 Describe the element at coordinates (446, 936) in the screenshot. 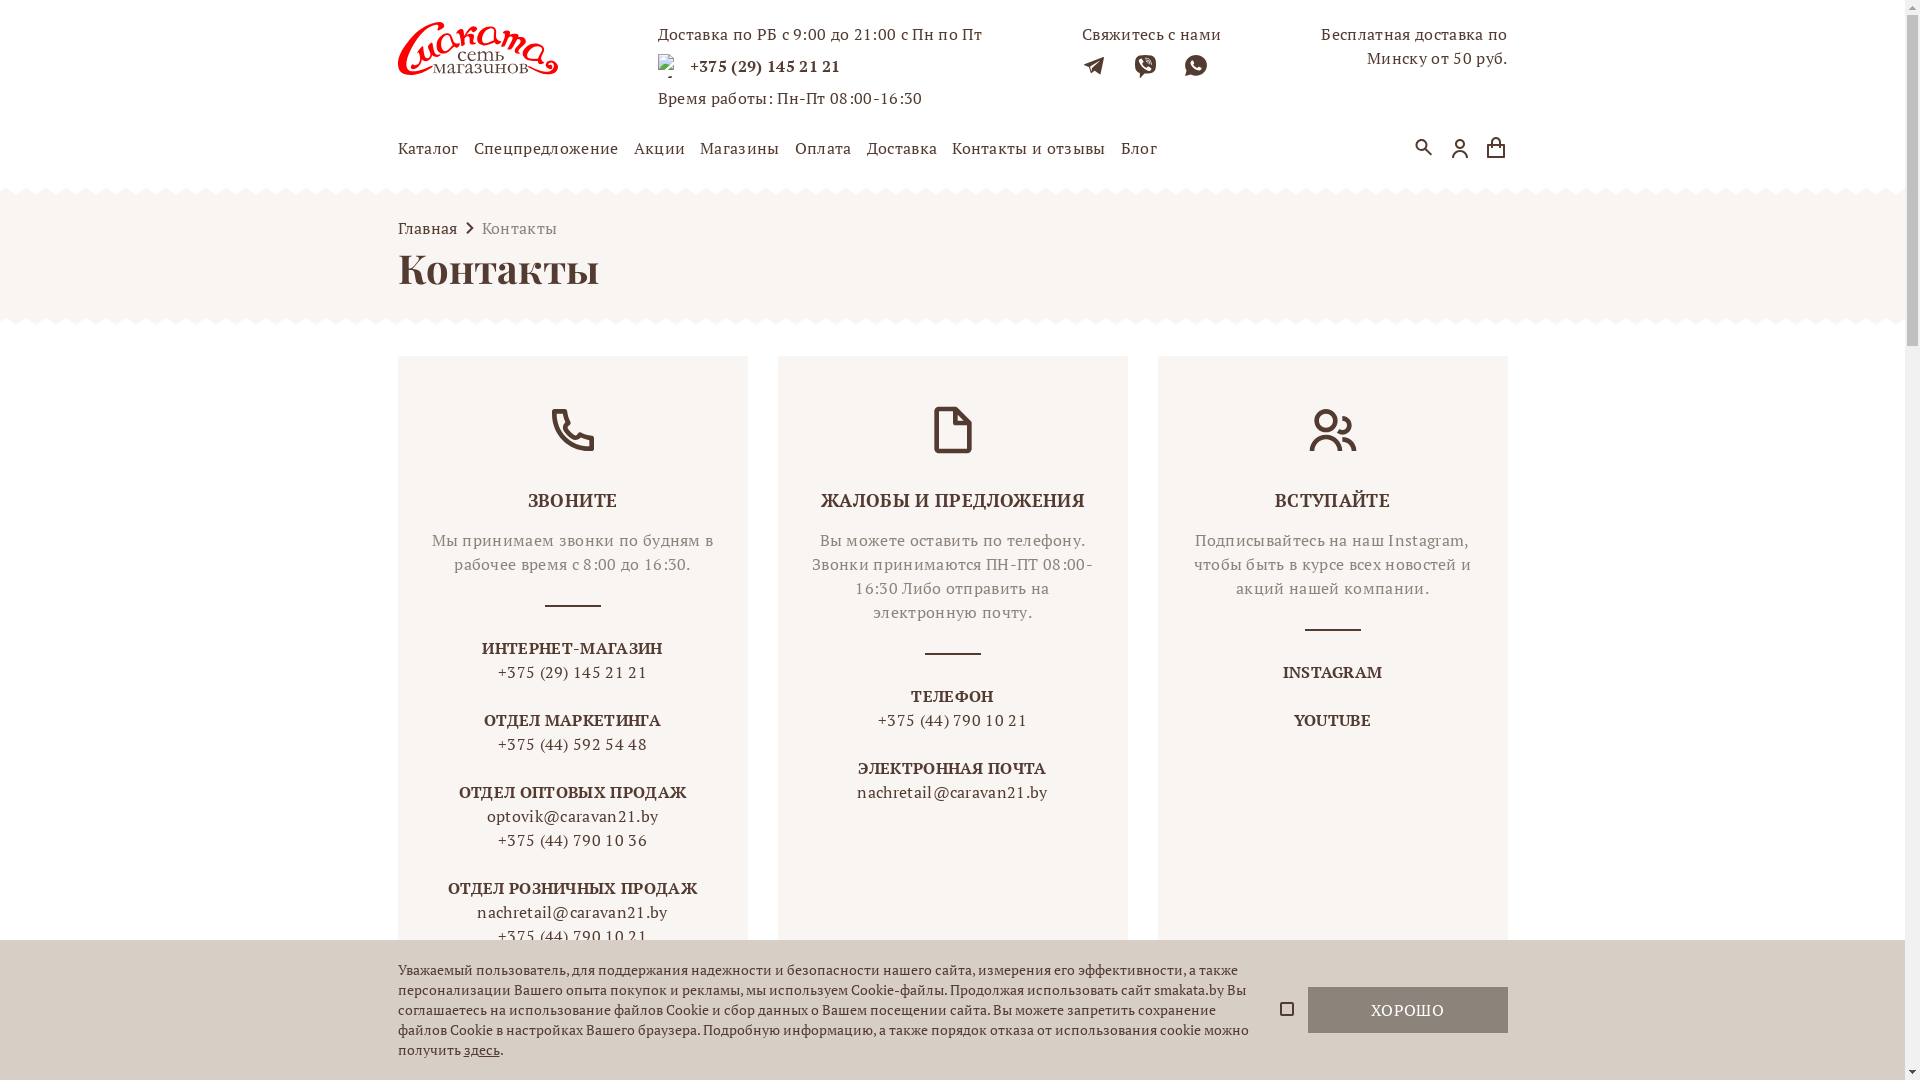

I see `'+375 (44) 790 10 21'` at that location.